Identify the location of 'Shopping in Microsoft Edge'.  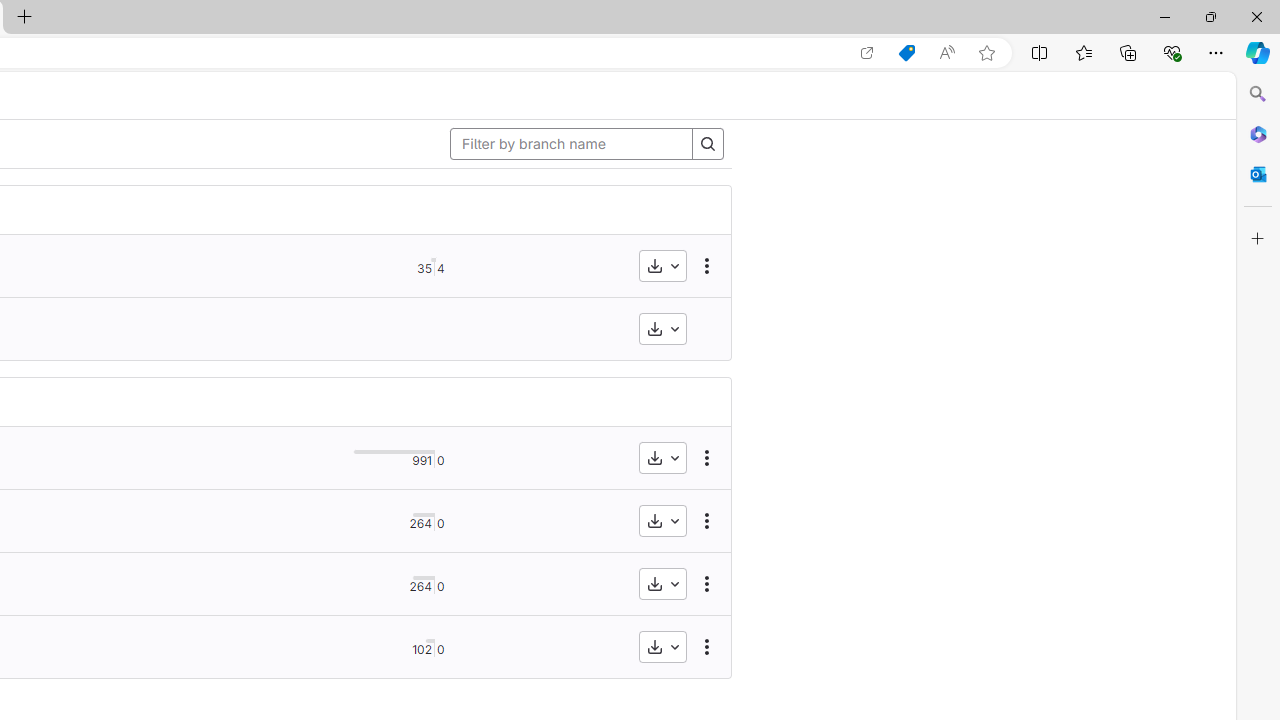
(905, 52).